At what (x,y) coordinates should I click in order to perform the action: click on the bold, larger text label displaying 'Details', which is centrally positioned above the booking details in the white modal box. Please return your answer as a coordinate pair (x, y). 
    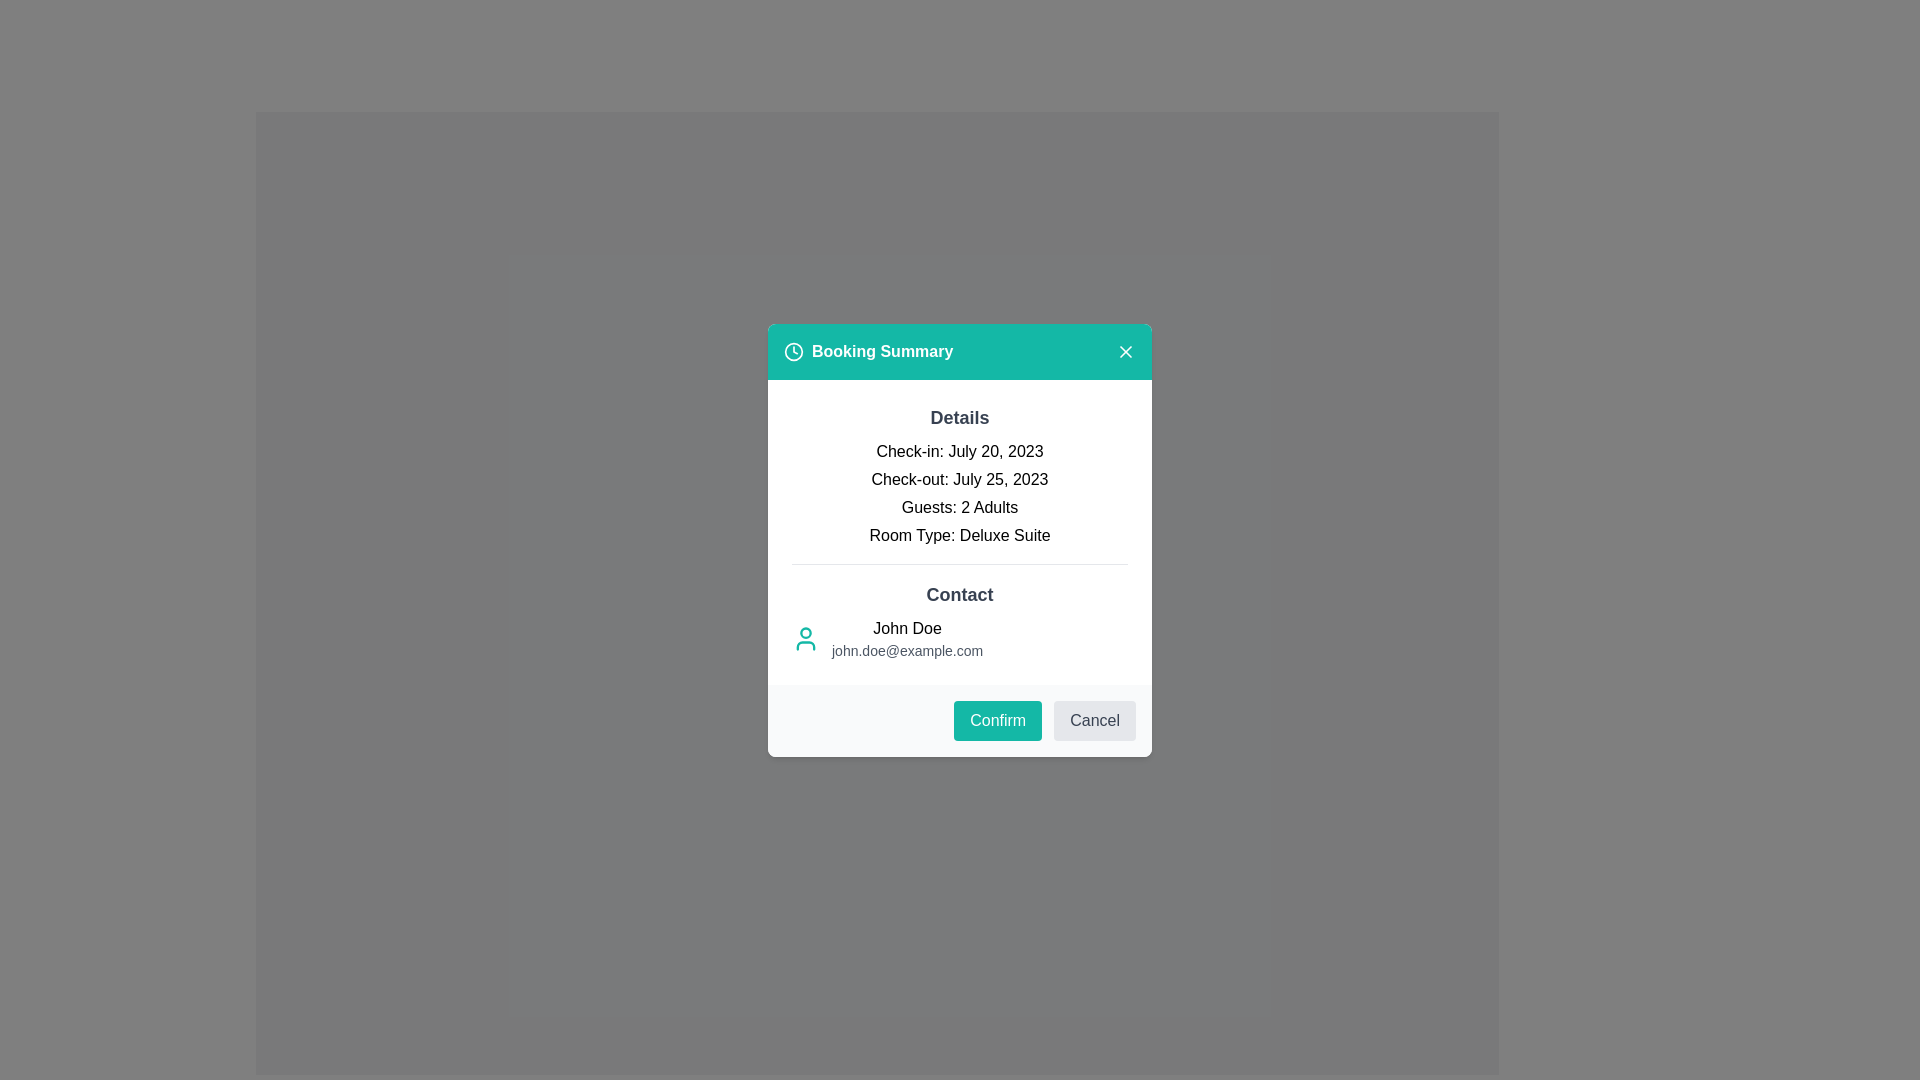
    Looking at the image, I should click on (960, 416).